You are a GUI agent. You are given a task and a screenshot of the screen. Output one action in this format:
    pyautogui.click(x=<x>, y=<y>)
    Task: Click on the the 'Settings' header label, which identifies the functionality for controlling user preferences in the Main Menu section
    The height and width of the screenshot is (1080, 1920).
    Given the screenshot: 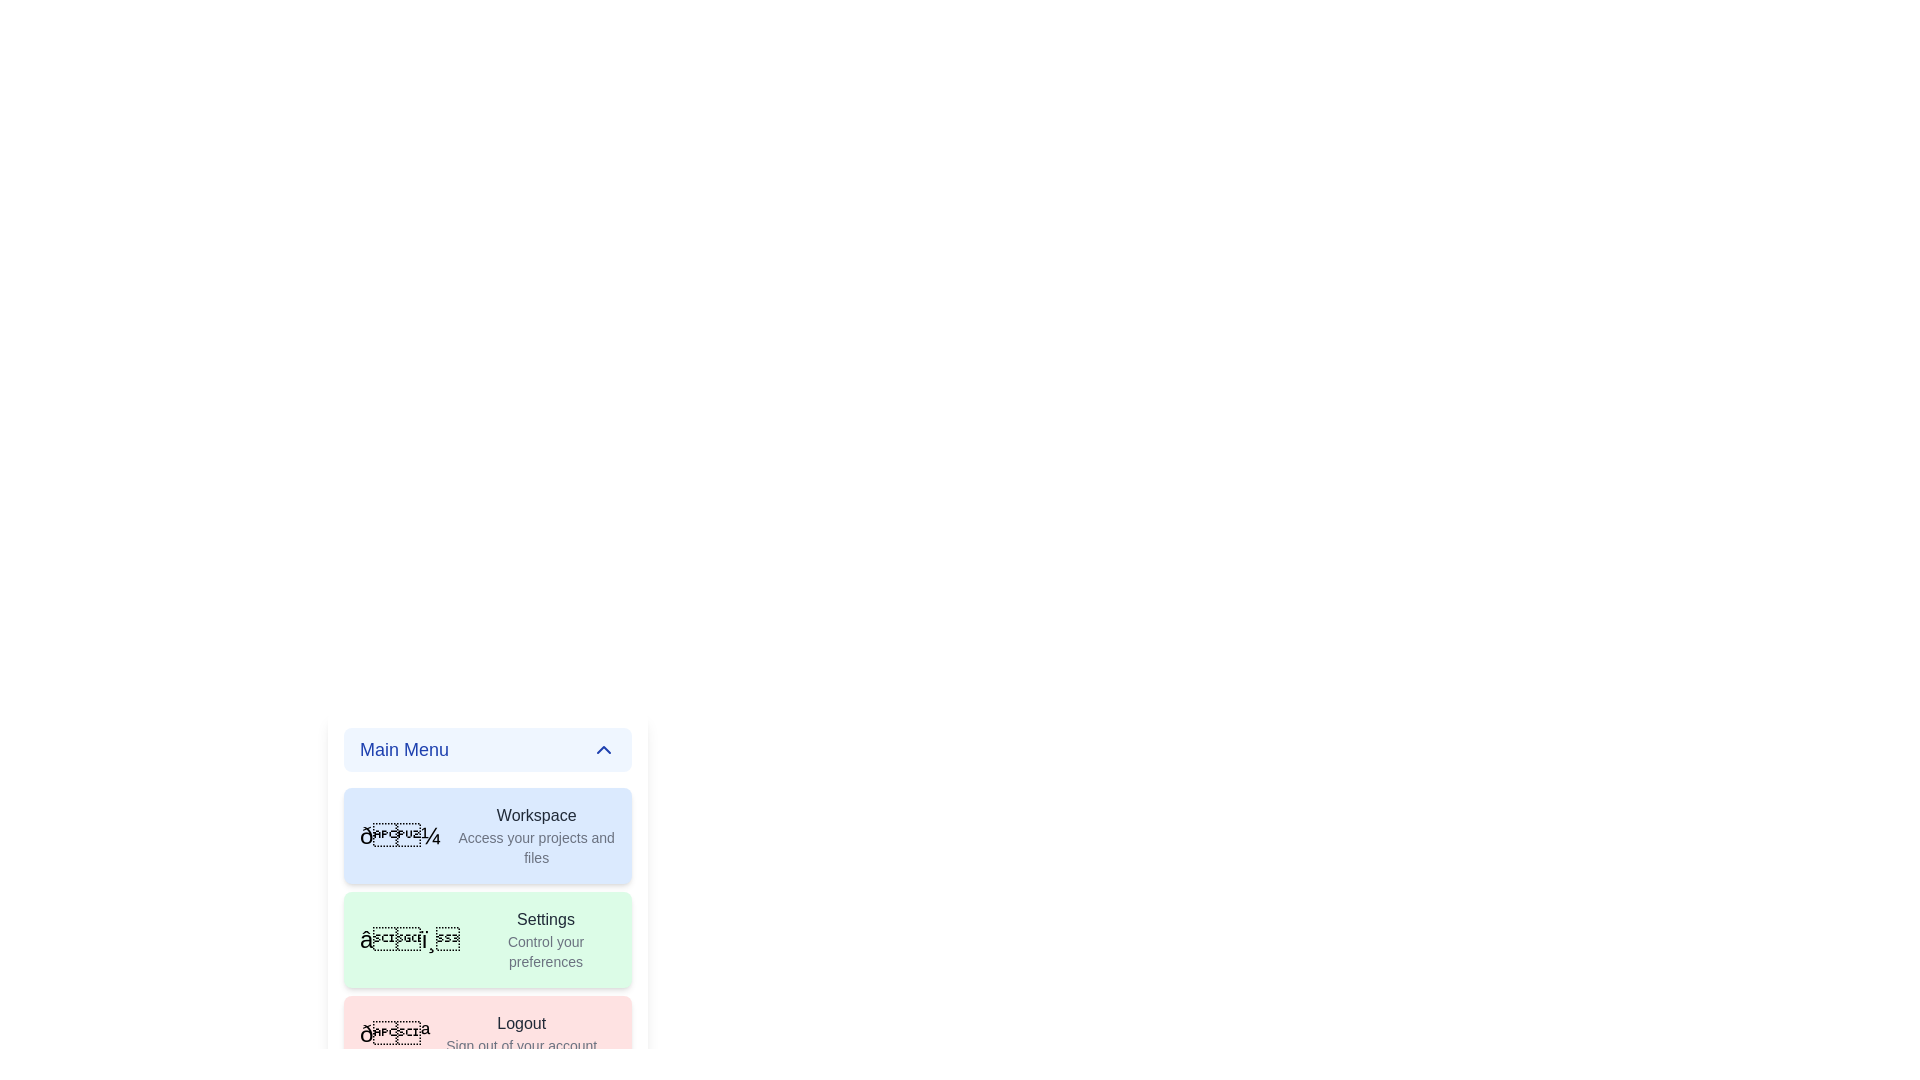 What is the action you would take?
    pyautogui.click(x=546, y=920)
    